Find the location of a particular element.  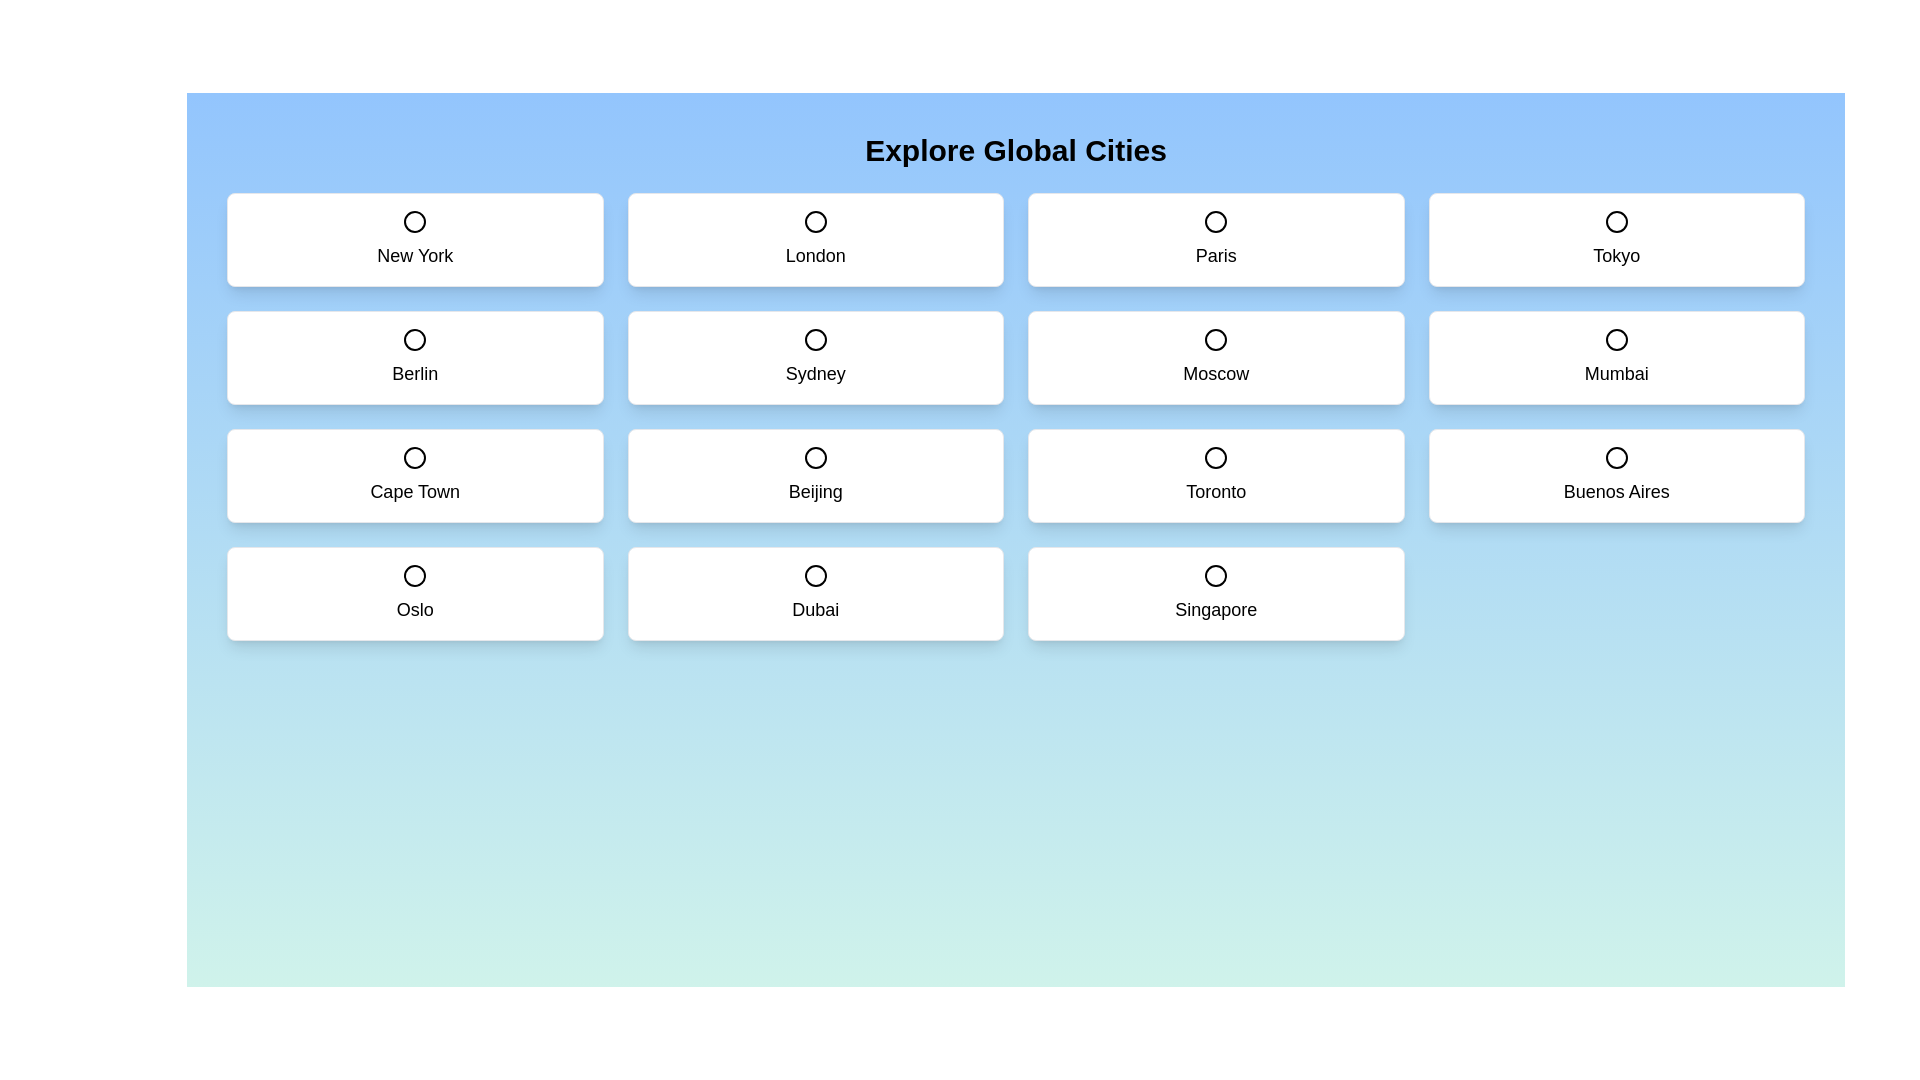

the city card labeled Dubai to toggle its selection state is located at coordinates (815, 593).